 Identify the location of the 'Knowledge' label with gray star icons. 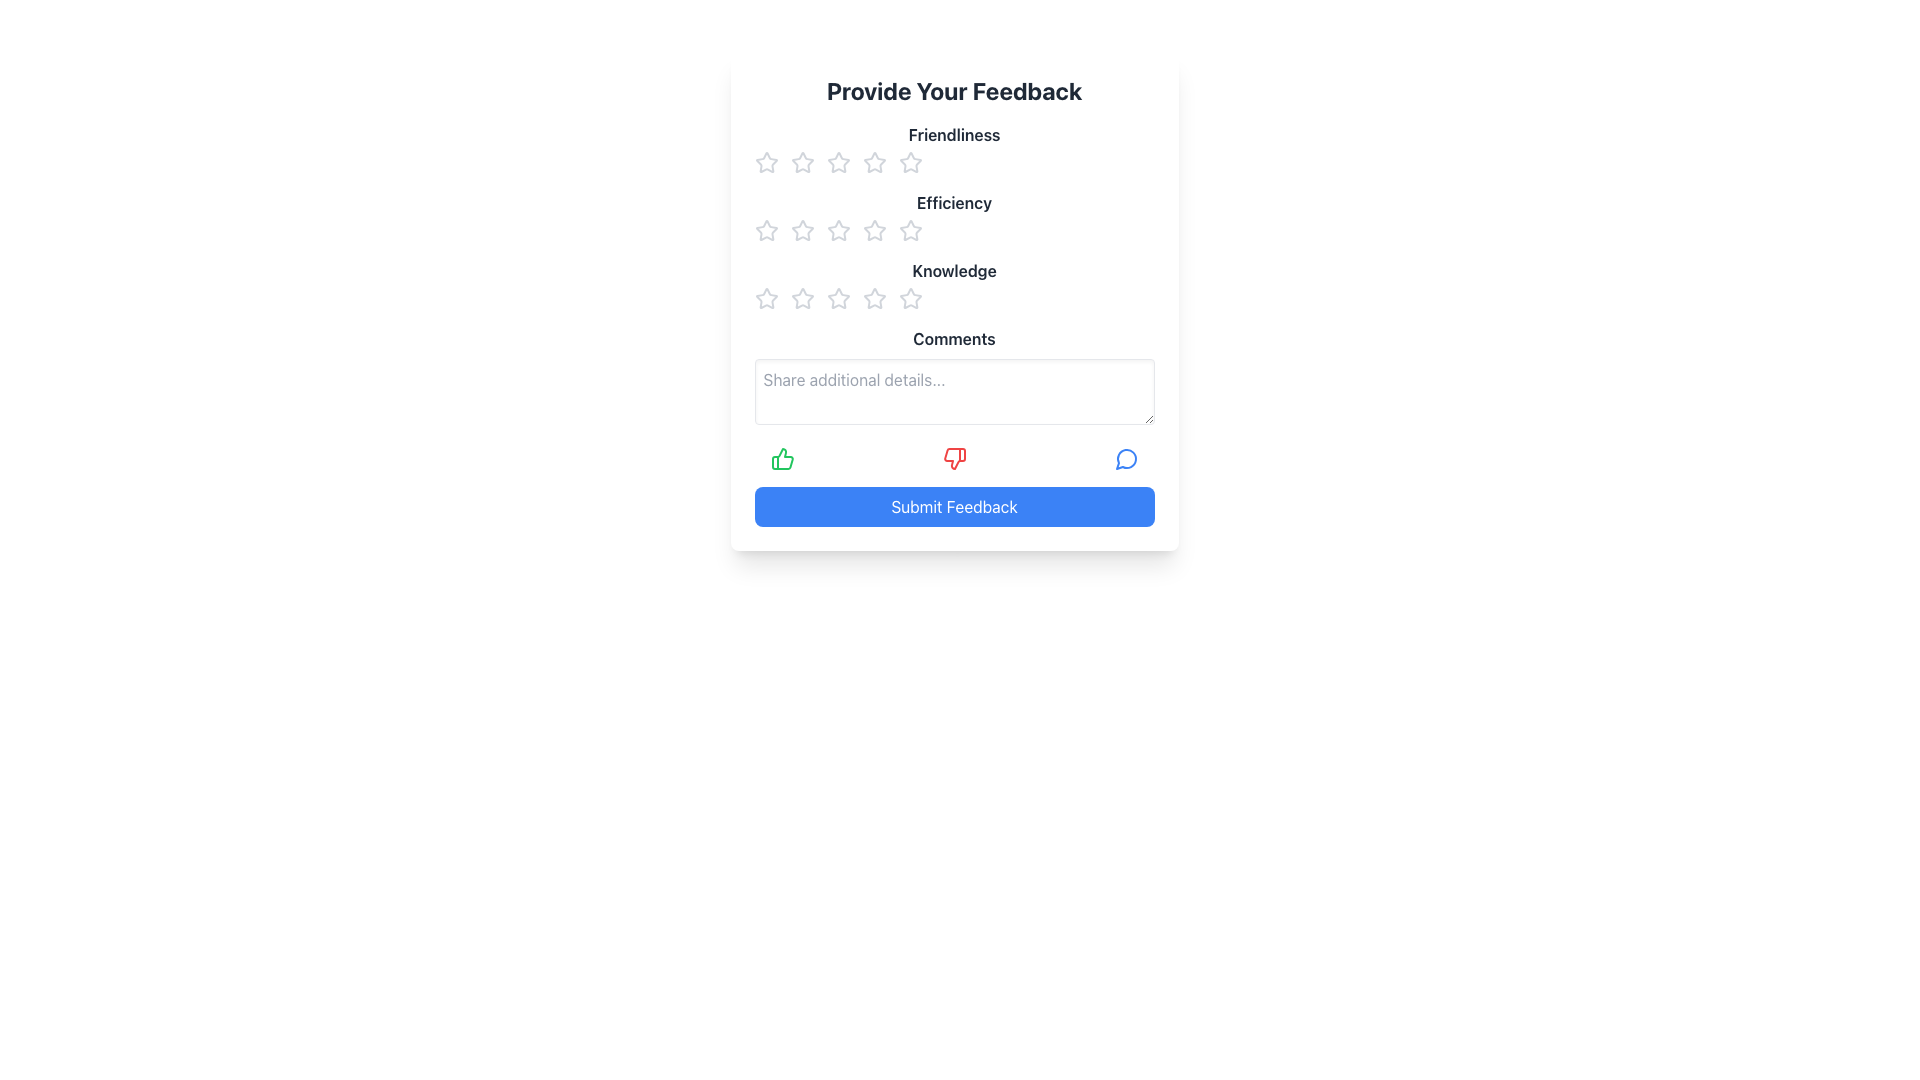
(953, 285).